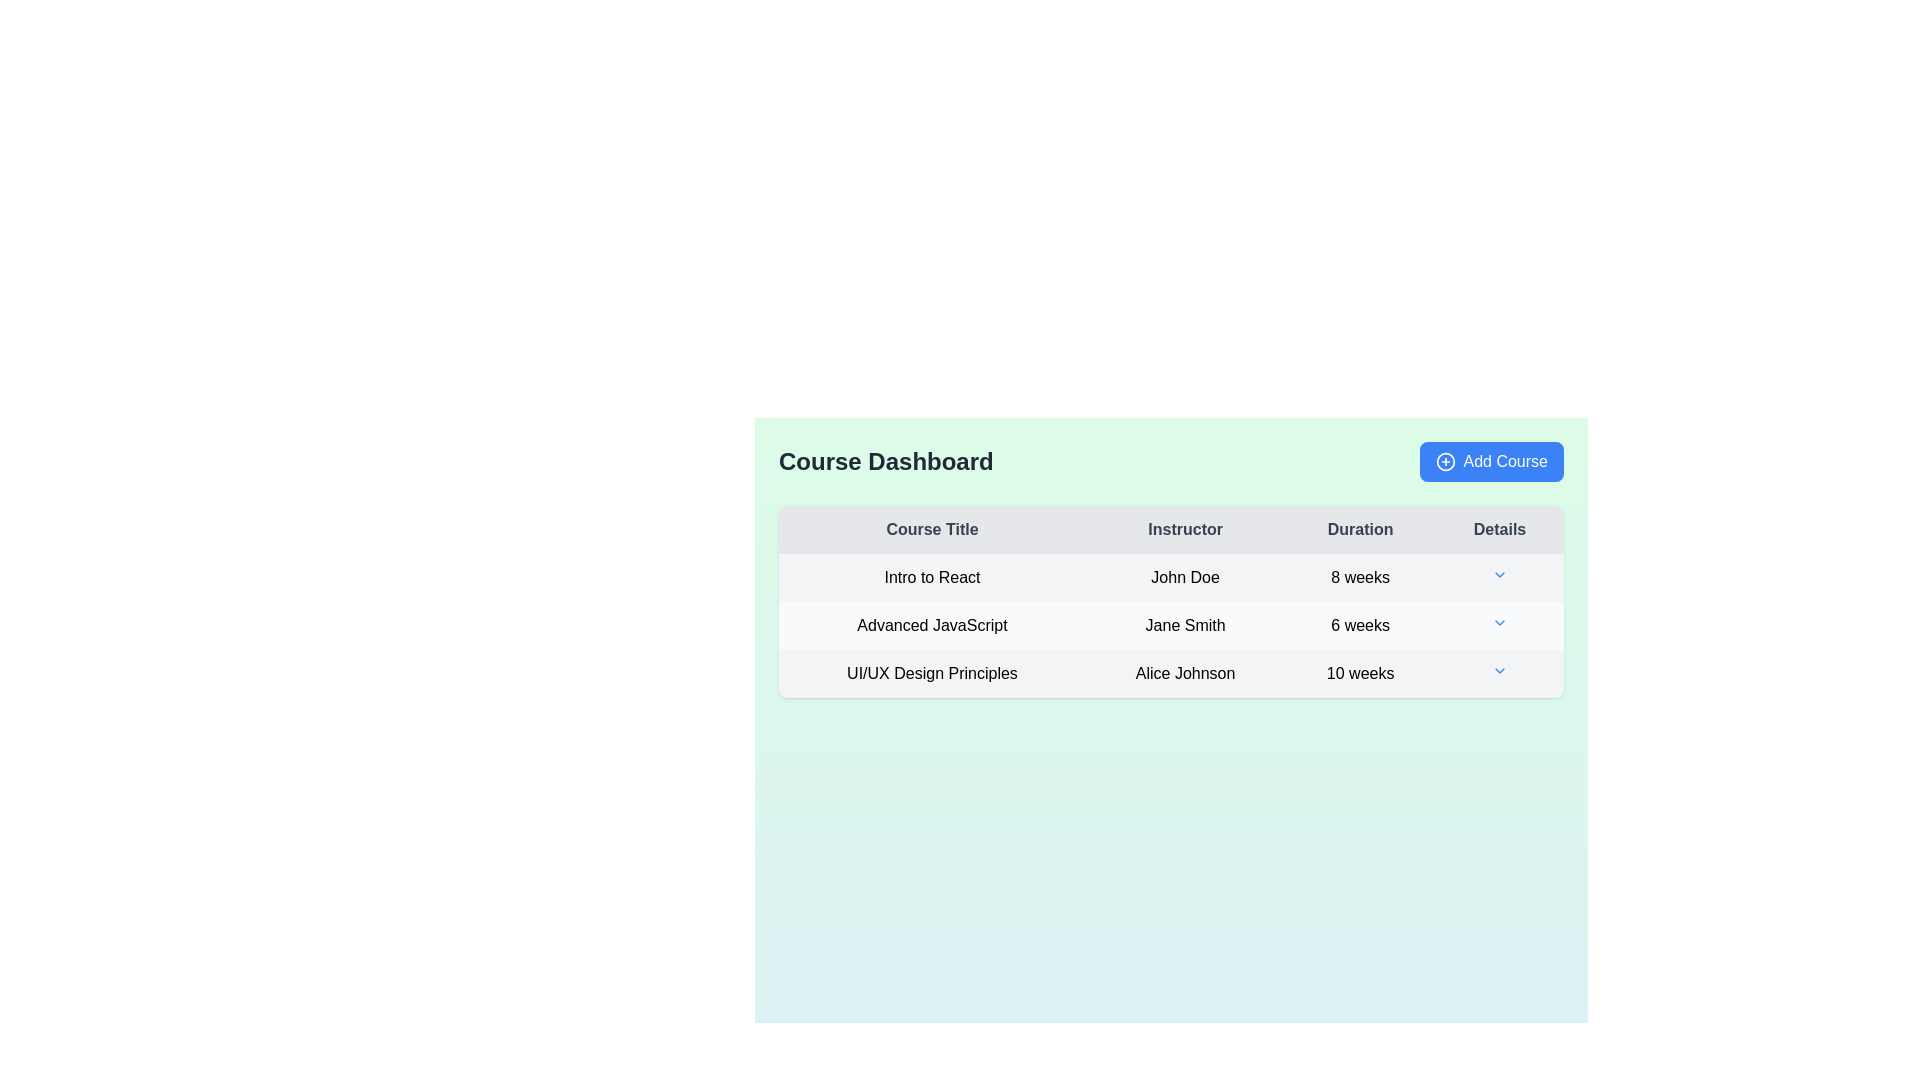 The image size is (1920, 1080). What do you see at coordinates (1185, 674) in the screenshot?
I see `the text label displaying 'Alice Johnson' which is located in the 'Instructor' column, under the course title 'UI/UX Design Principles'` at bounding box center [1185, 674].